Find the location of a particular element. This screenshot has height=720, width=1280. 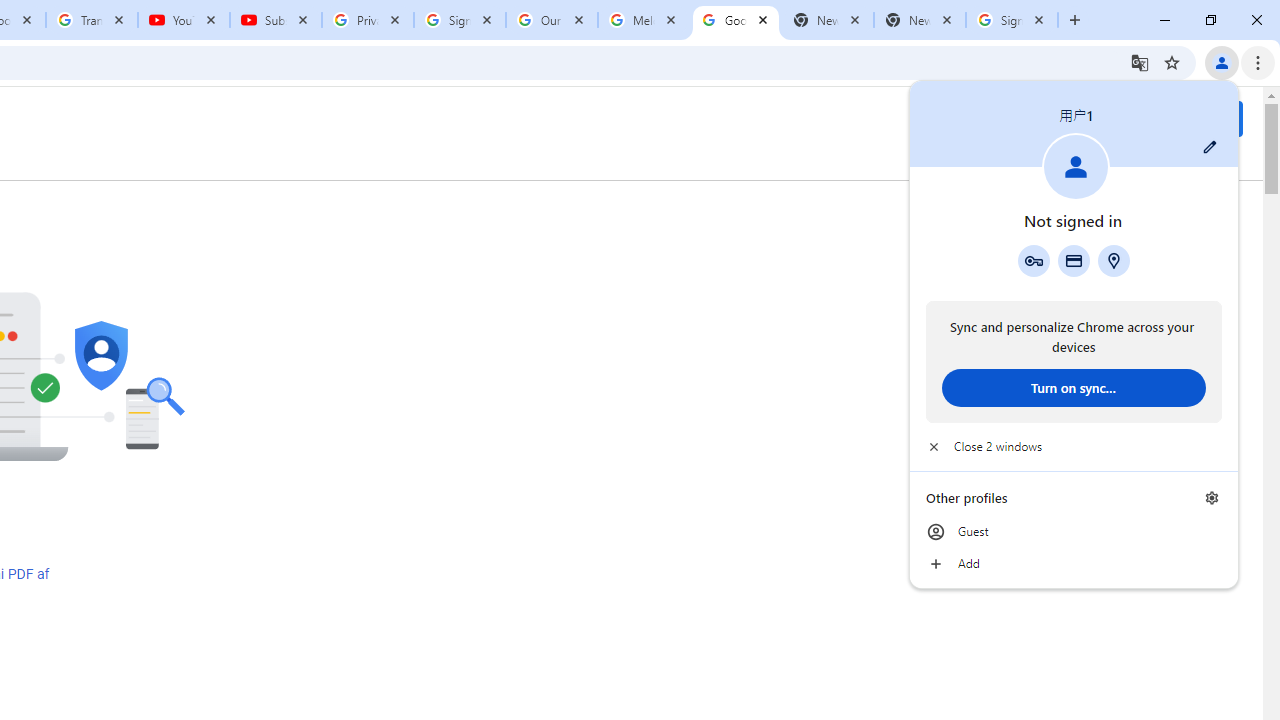

'Google Password Manager' is located at coordinates (1033, 260).